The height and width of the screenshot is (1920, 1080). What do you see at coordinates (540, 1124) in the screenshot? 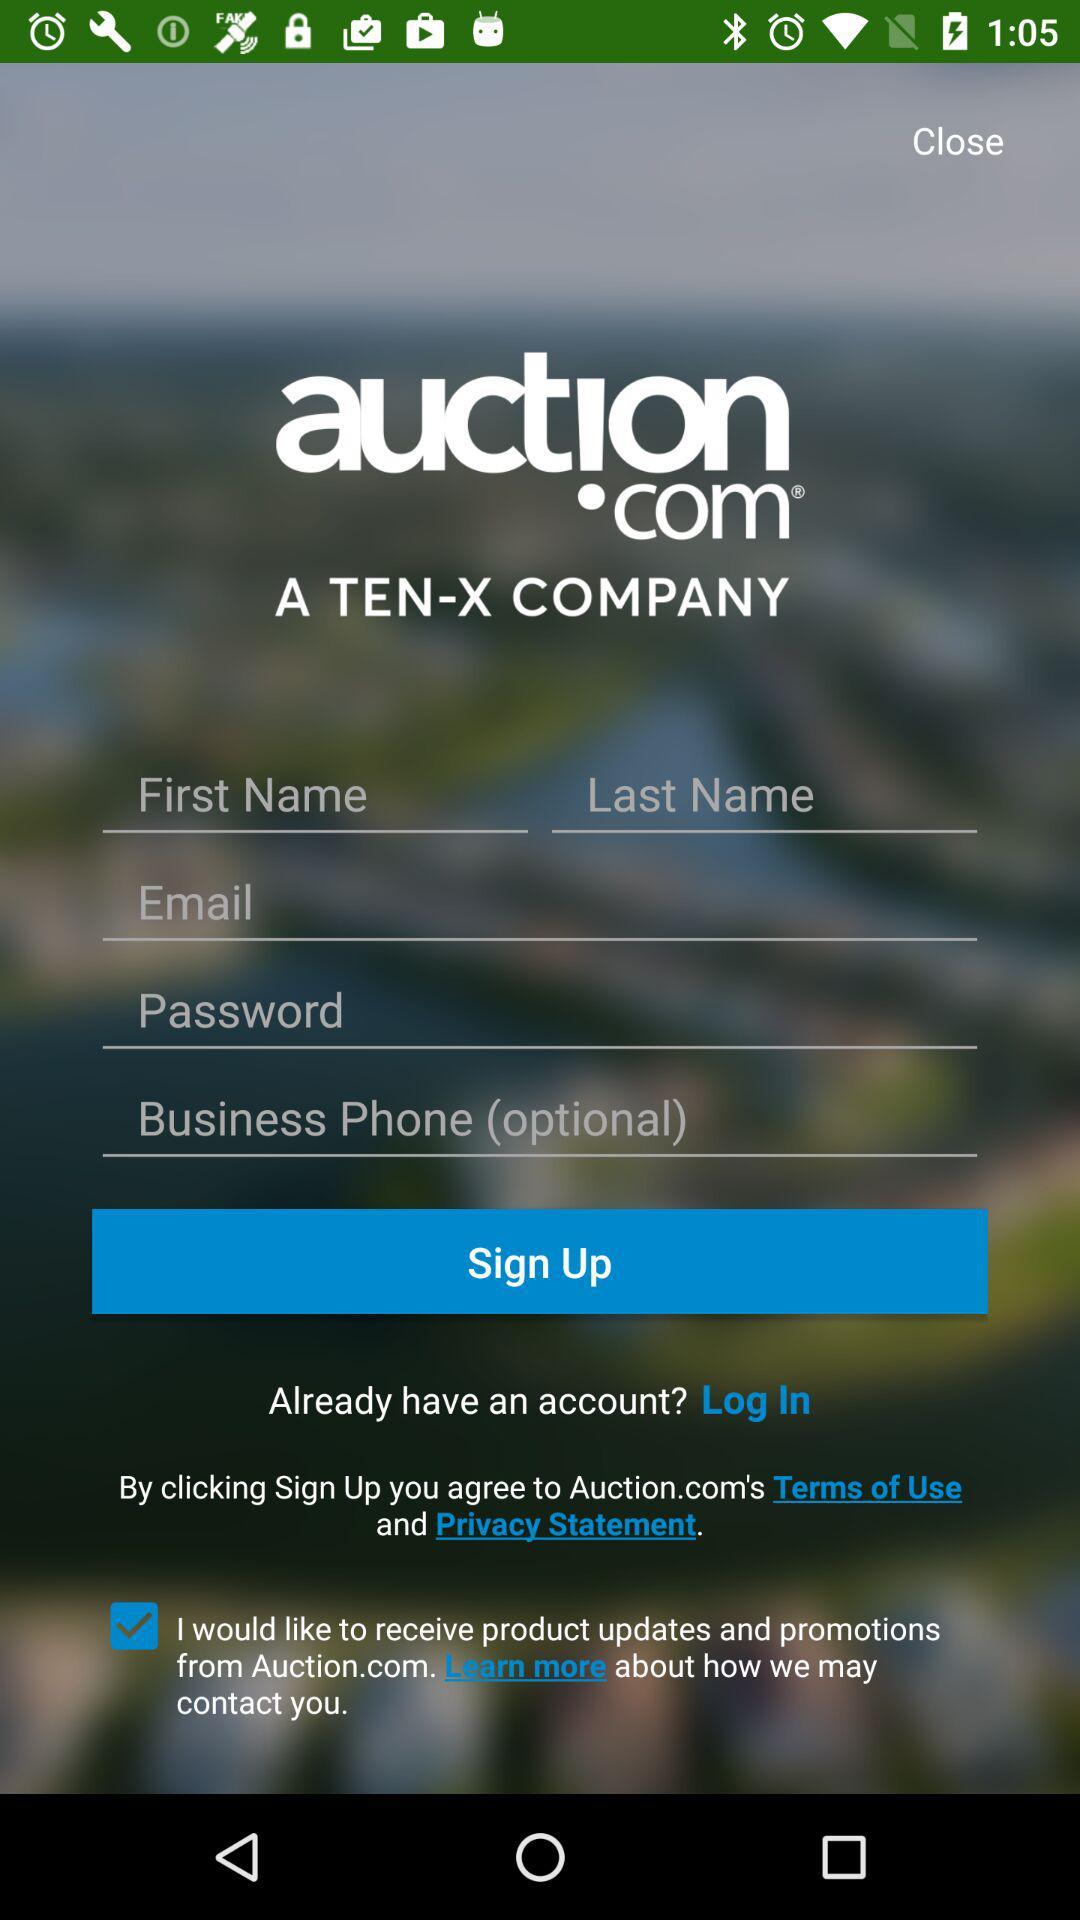
I see `business phone number` at bounding box center [540, 1124].